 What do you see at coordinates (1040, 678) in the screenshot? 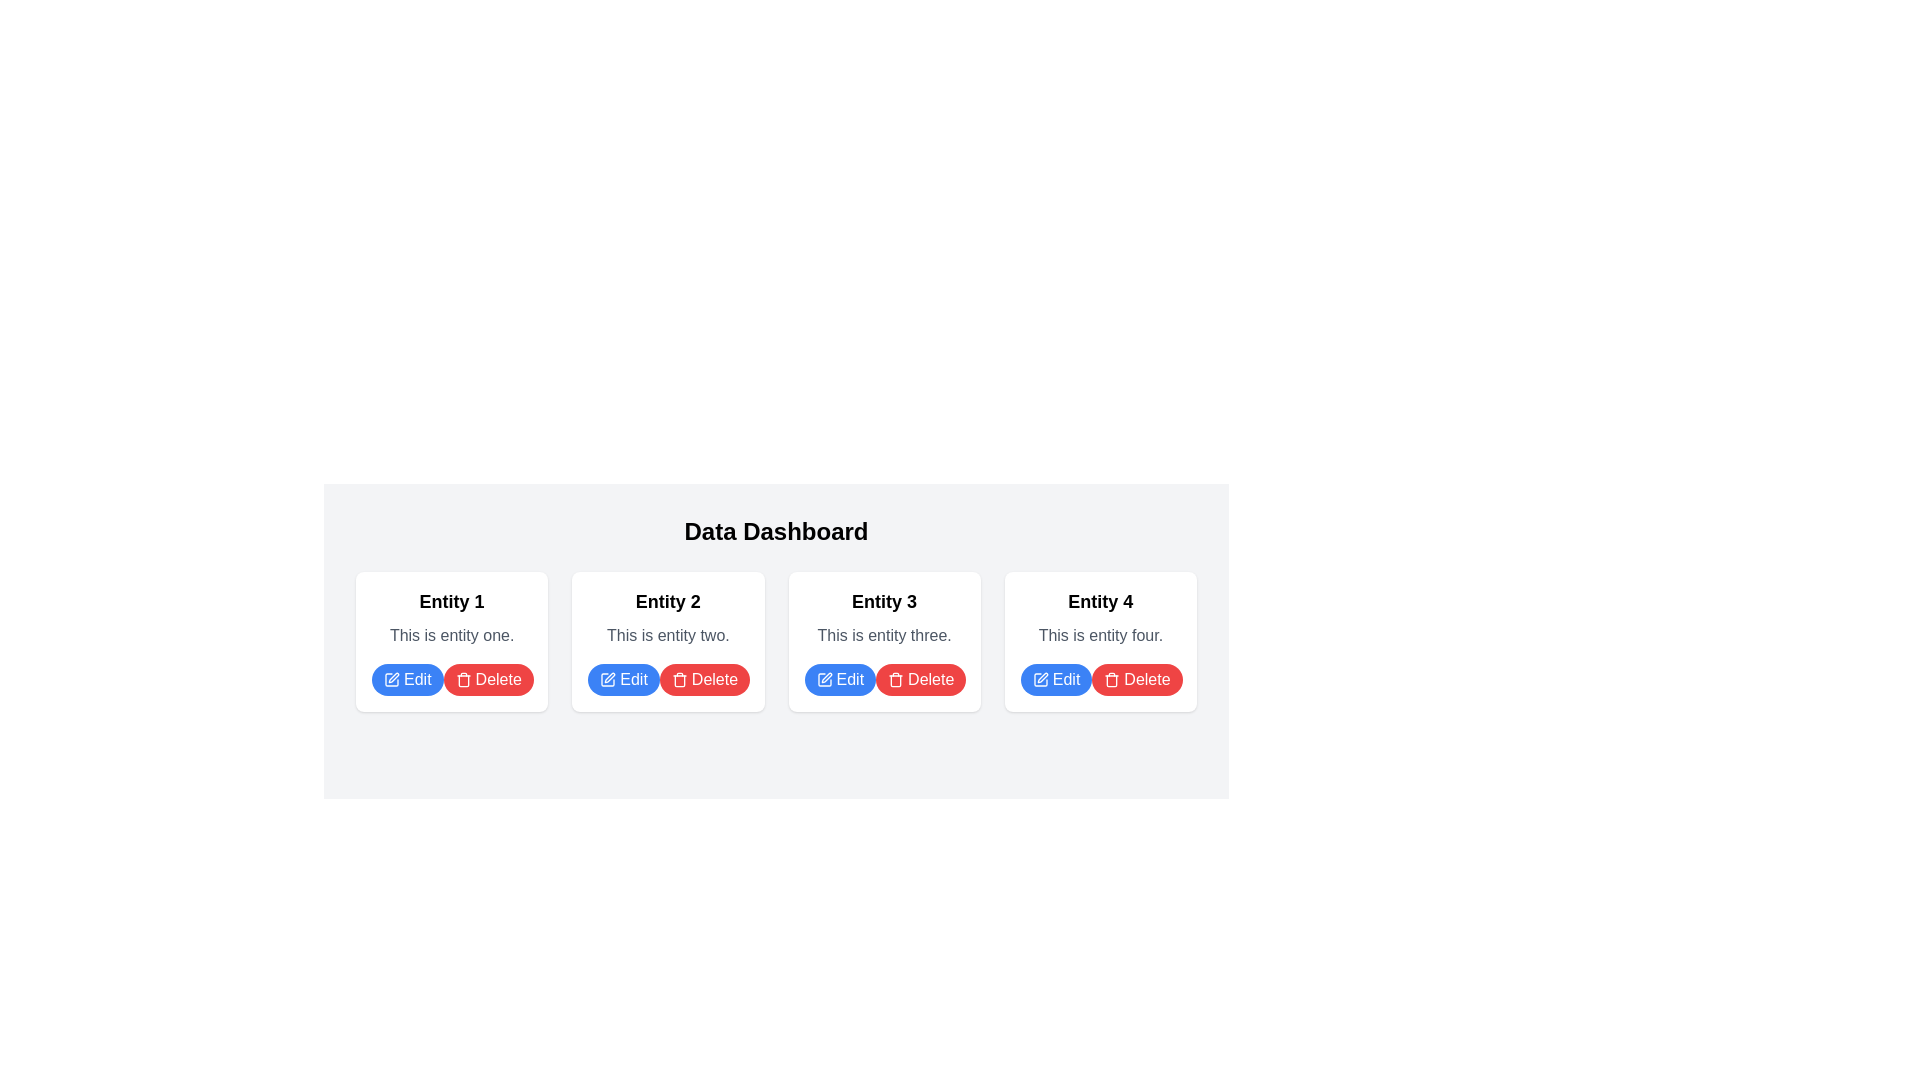
I see `the 'Edit' button associated with the pencil icon located in the fourth entity box under the 'Data Dashboard'` at bounding box center [1040, 678].